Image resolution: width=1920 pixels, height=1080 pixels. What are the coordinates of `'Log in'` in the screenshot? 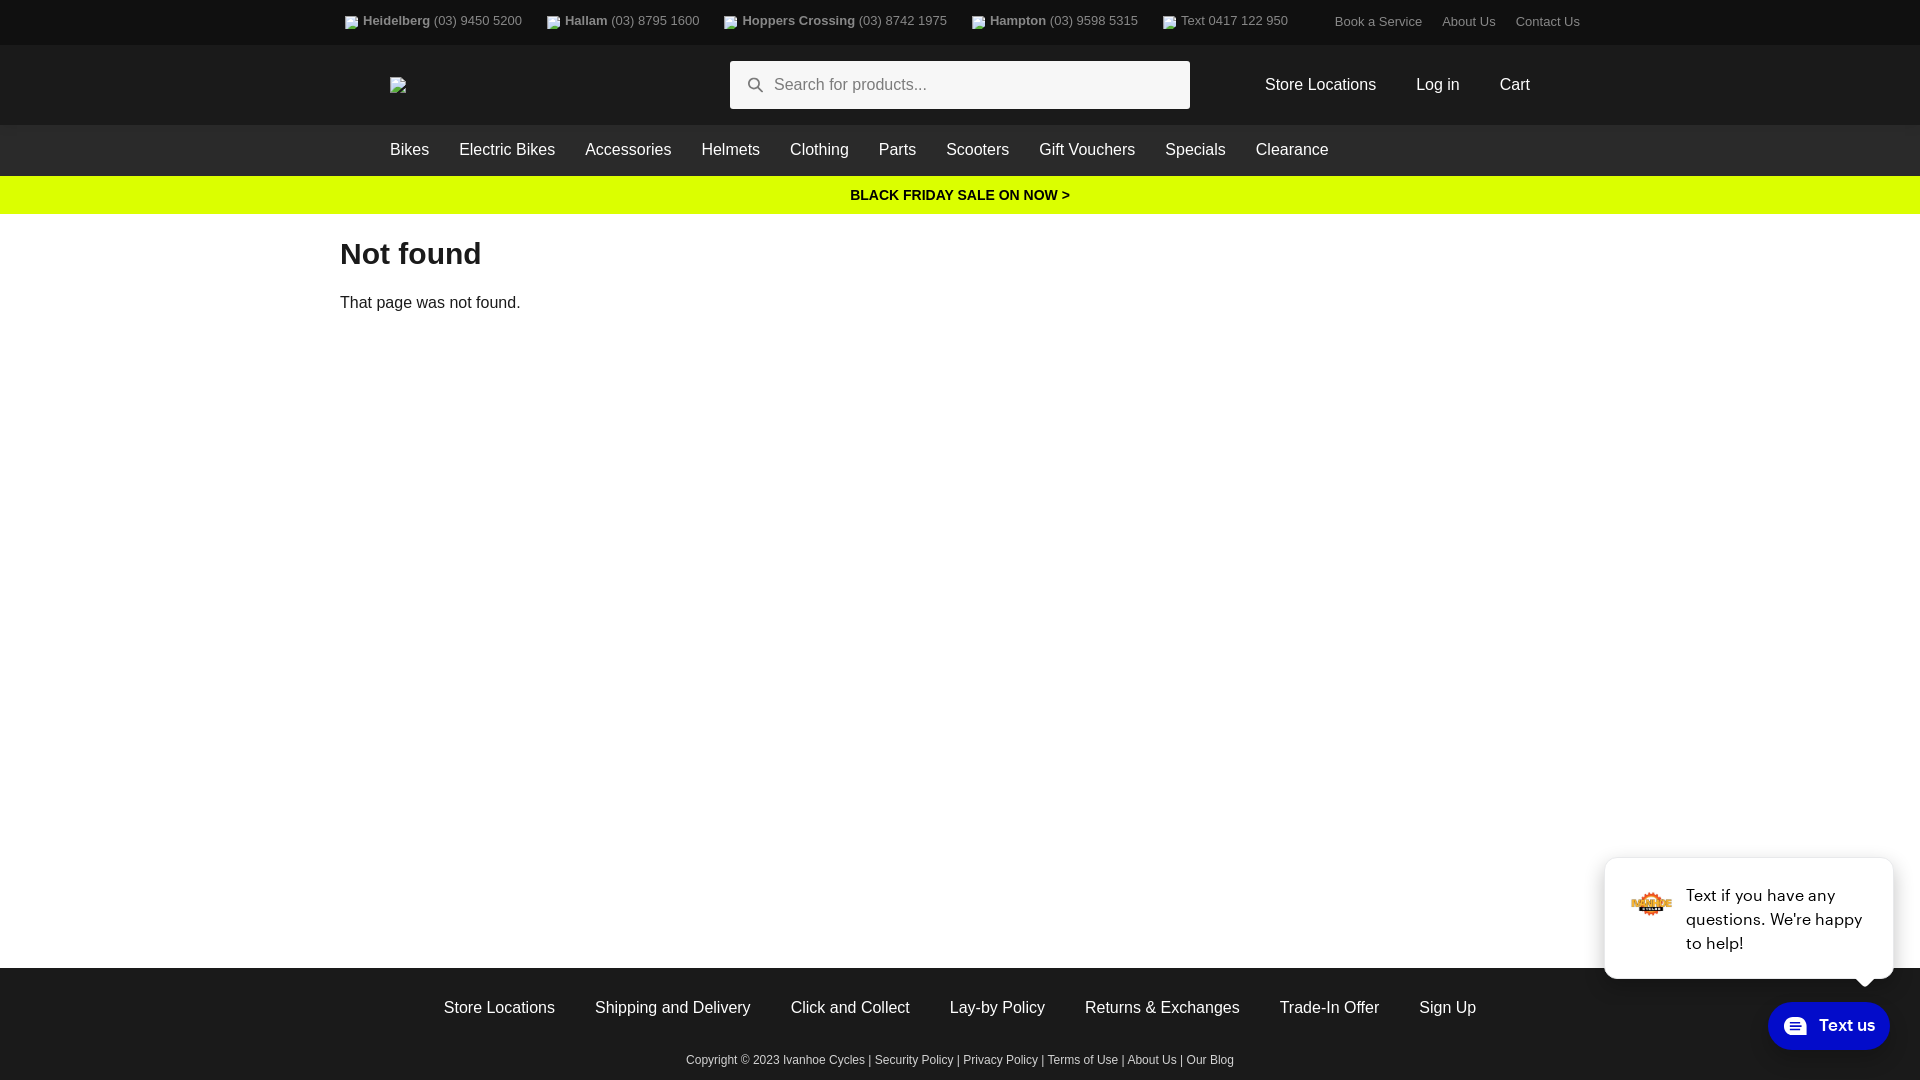 It's located at (1437, 84).